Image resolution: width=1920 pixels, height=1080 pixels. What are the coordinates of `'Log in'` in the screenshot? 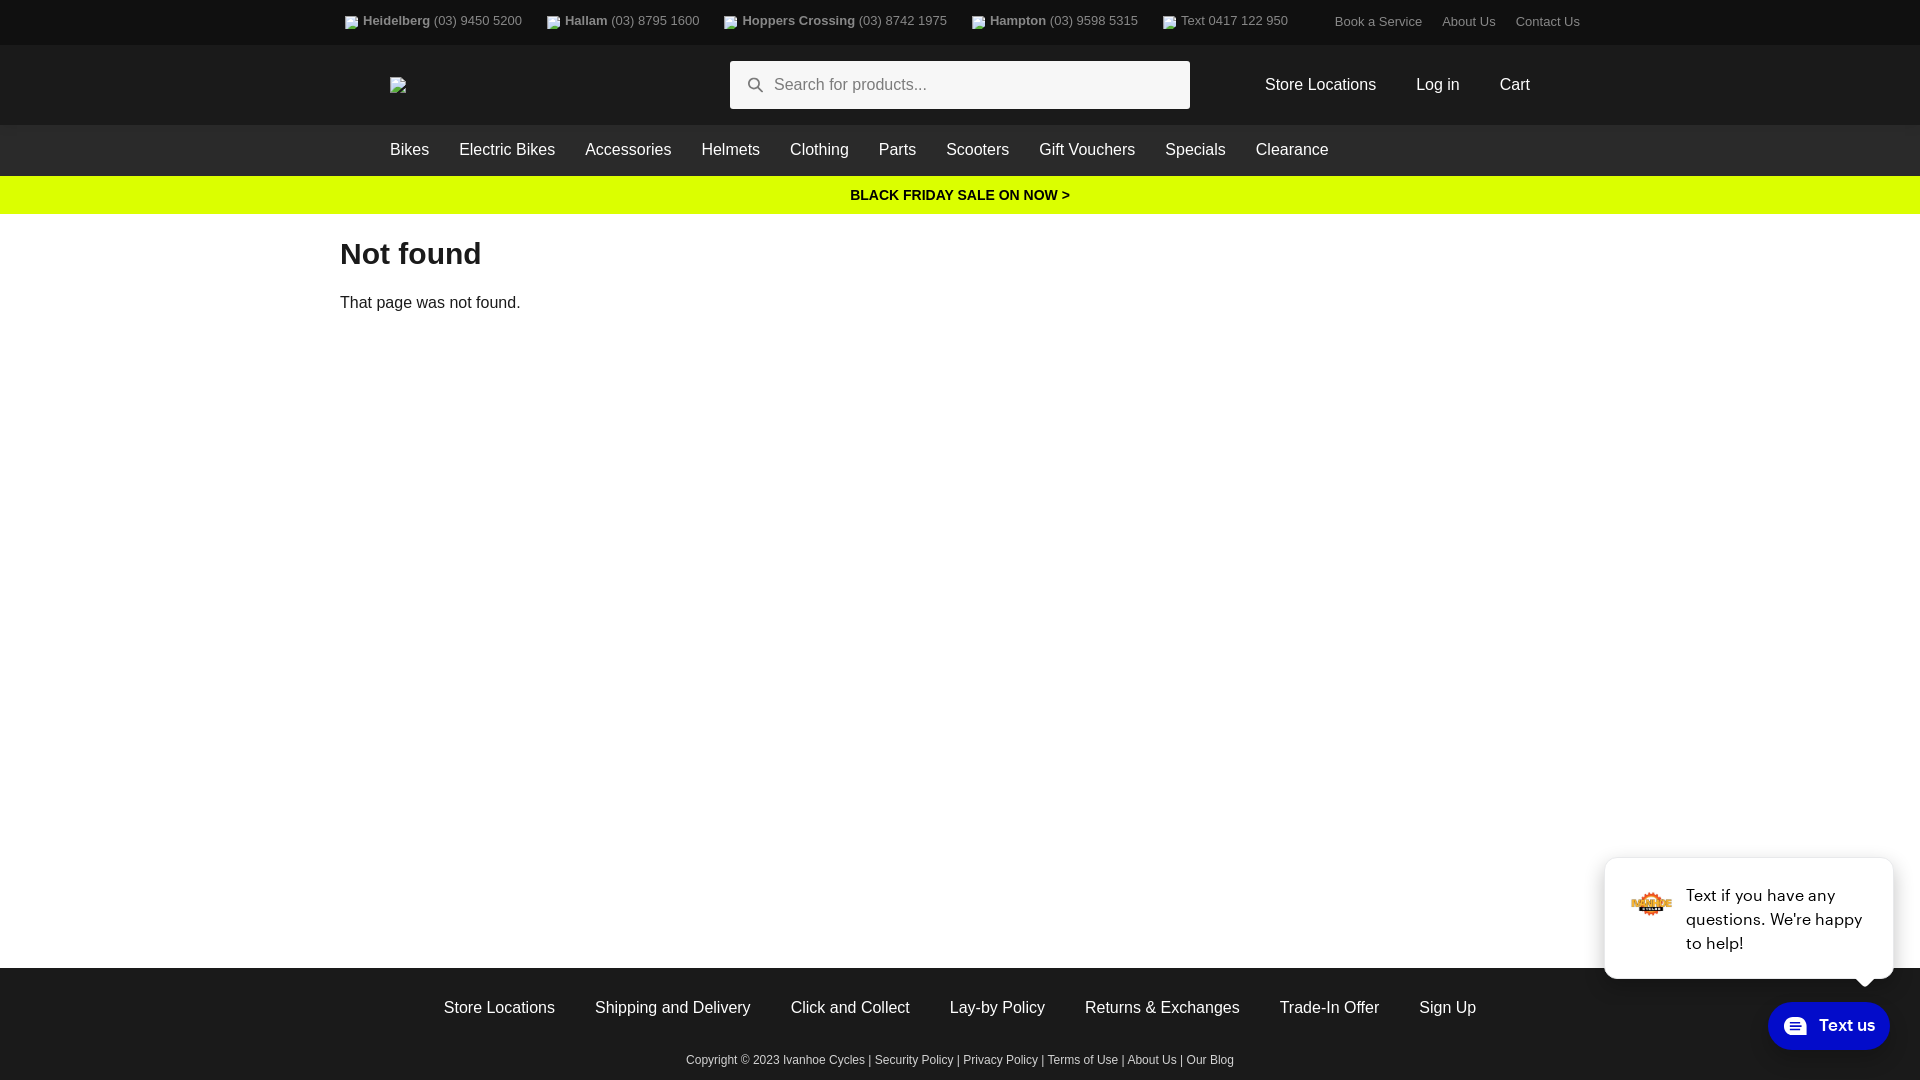 It's located at (1437, 84).